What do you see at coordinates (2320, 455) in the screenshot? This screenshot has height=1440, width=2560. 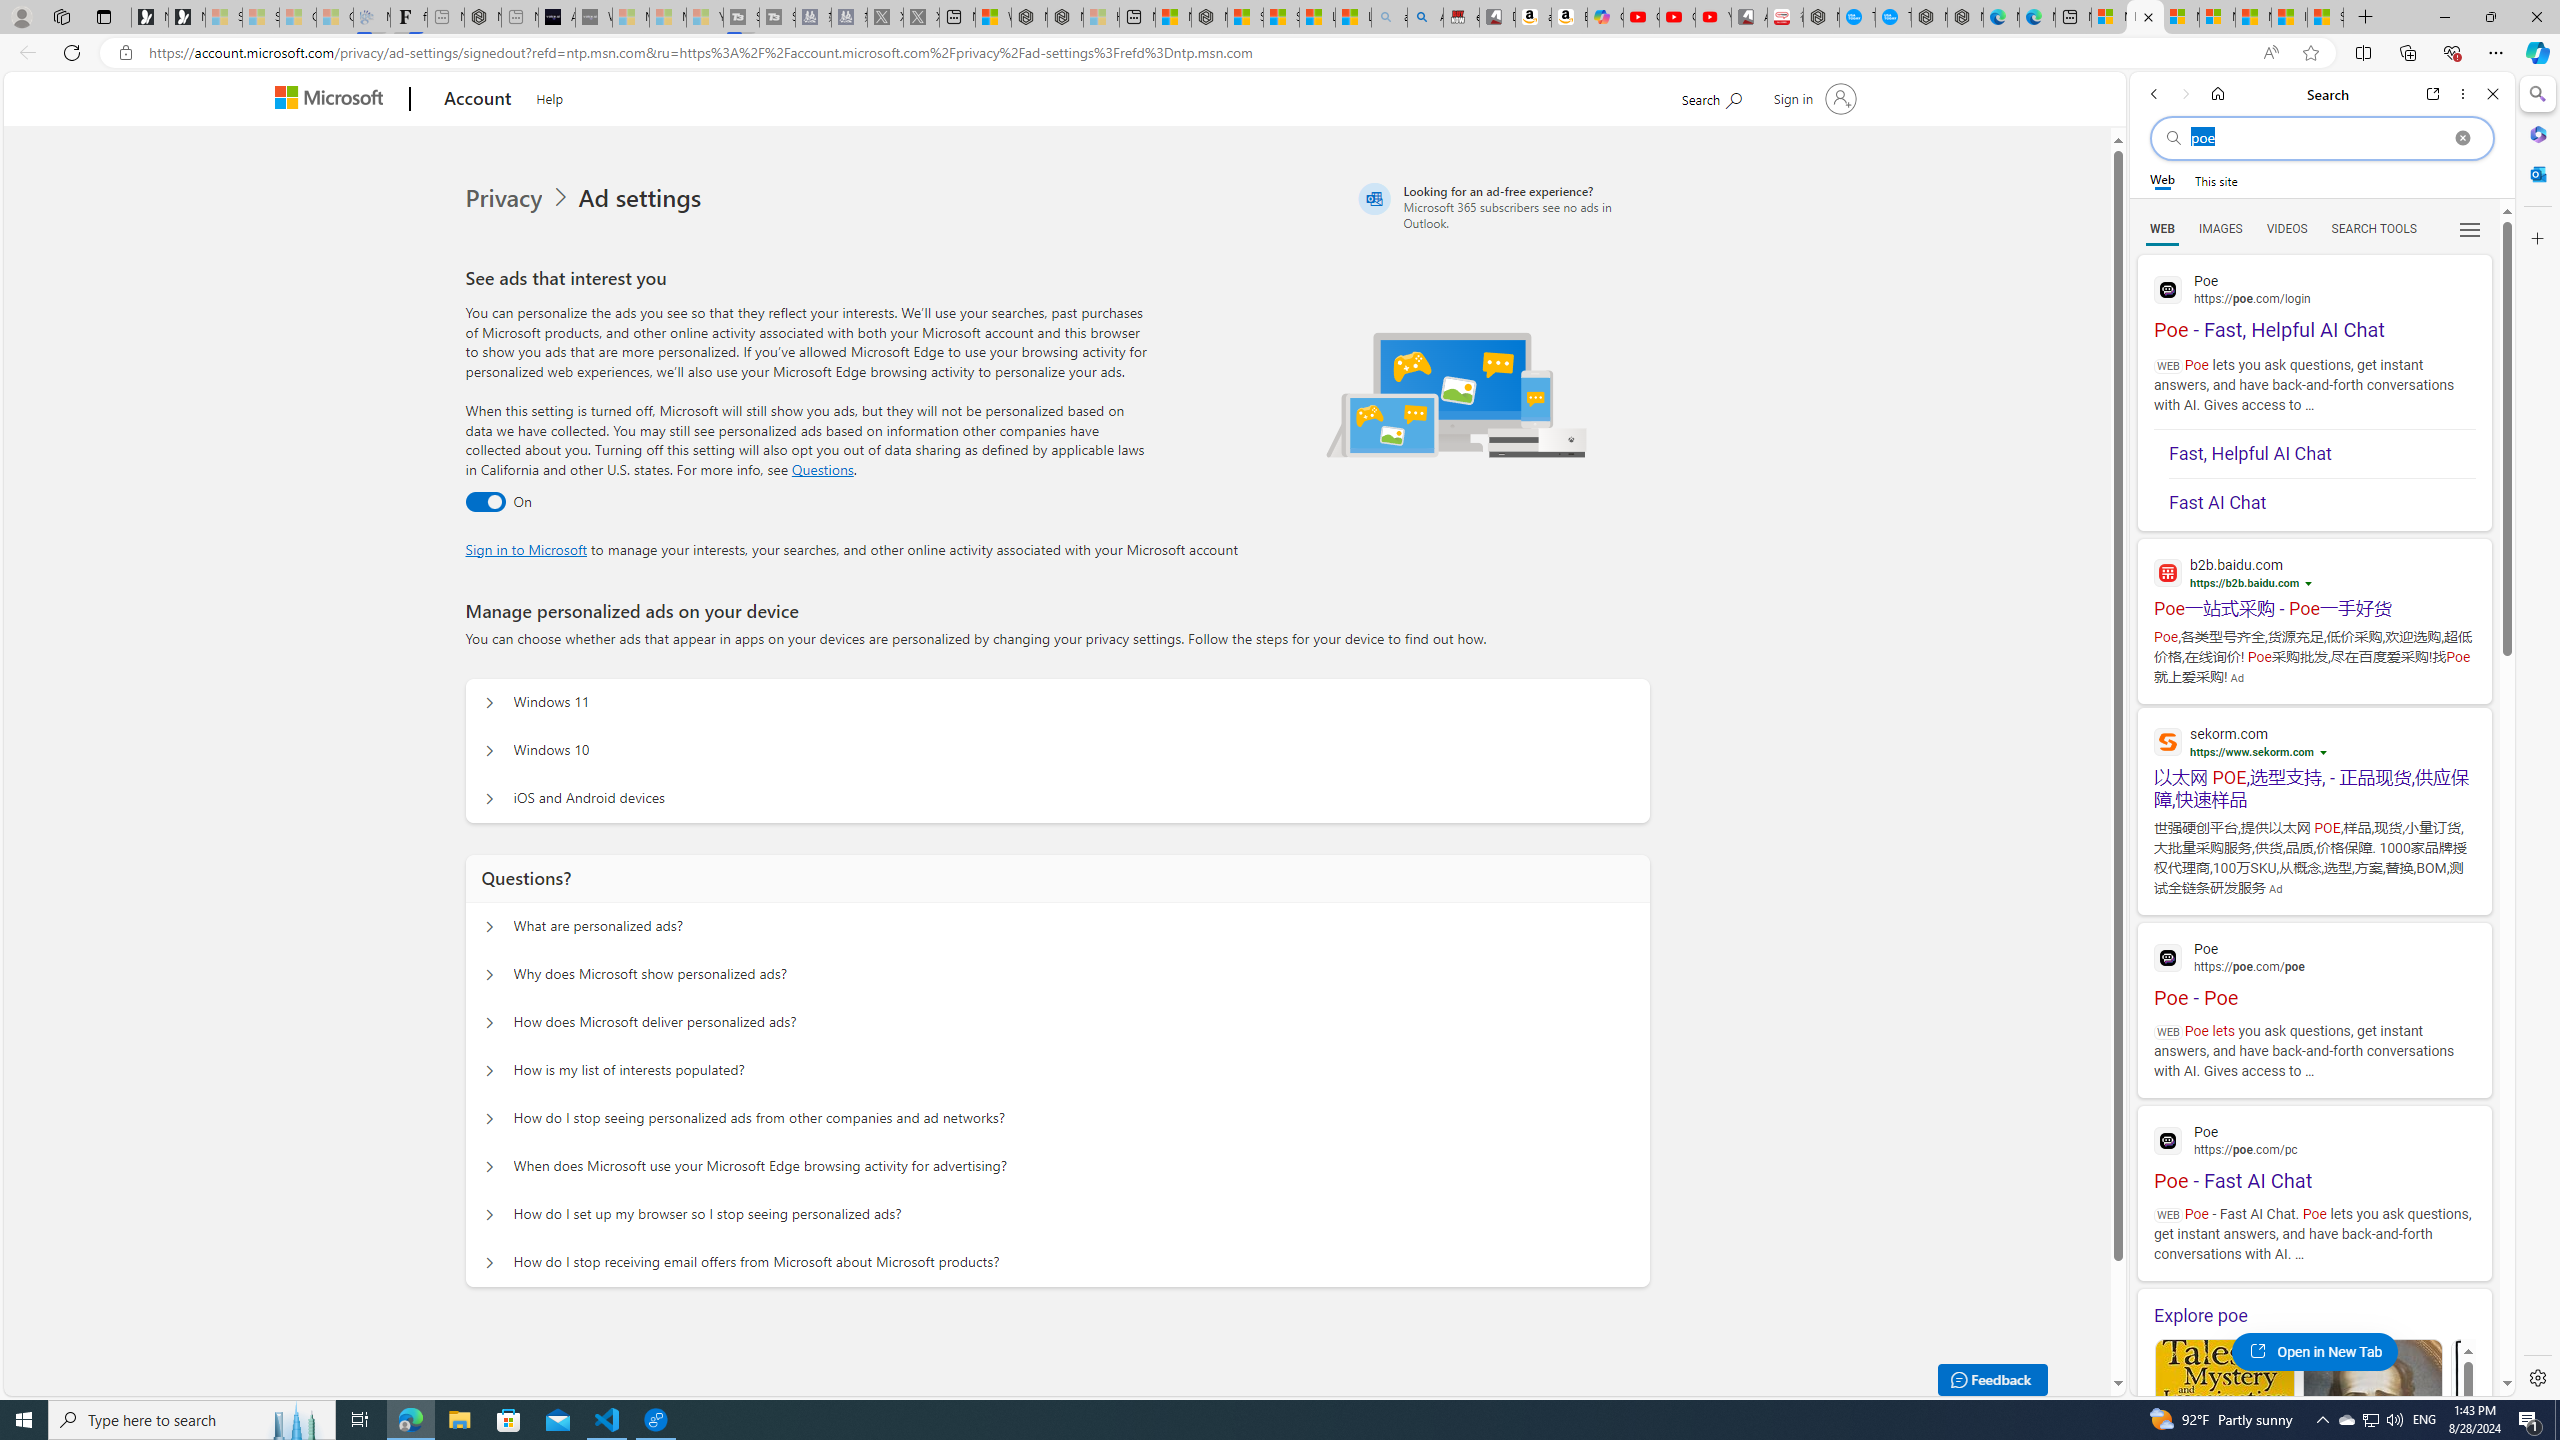 I see `'Fast, Helpful AI Chat'` at bounding box center [2320, 455].